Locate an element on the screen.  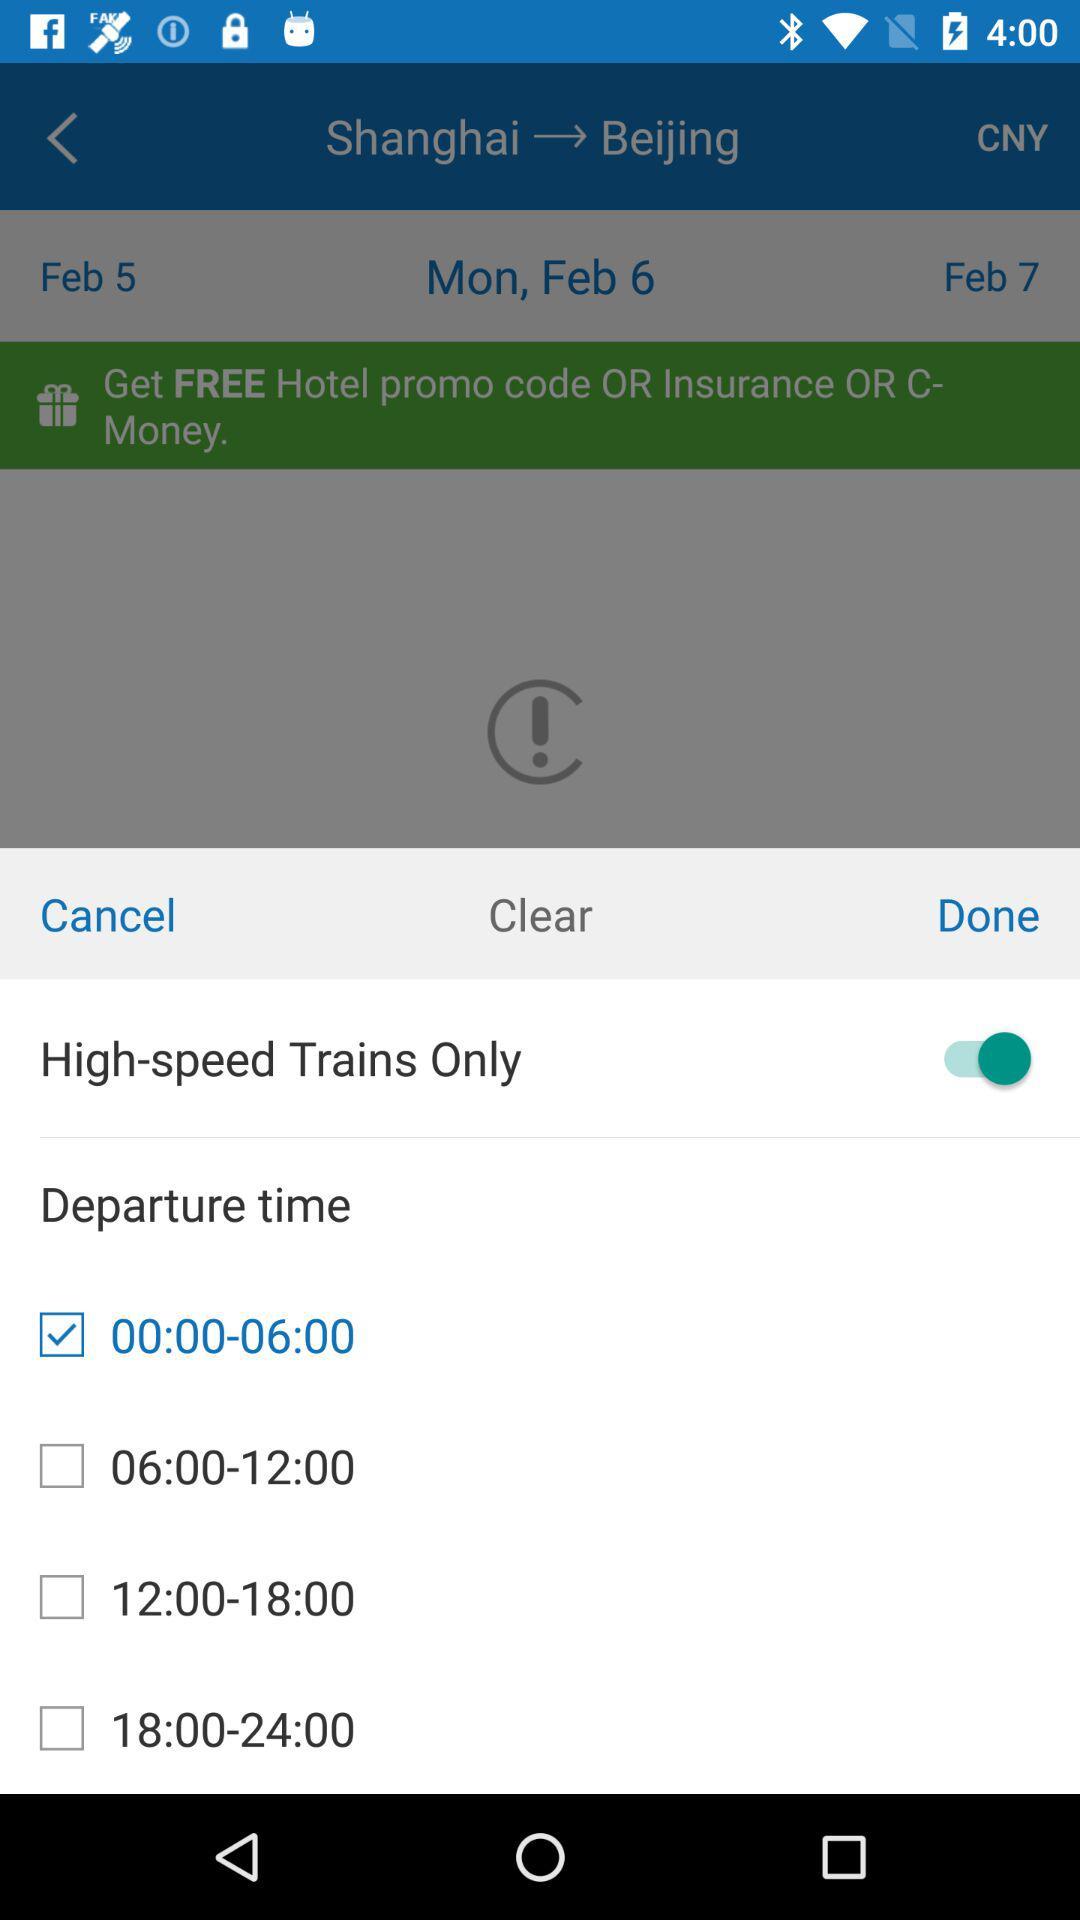
the icon next to the done icon is located at coordinates (540, 912).